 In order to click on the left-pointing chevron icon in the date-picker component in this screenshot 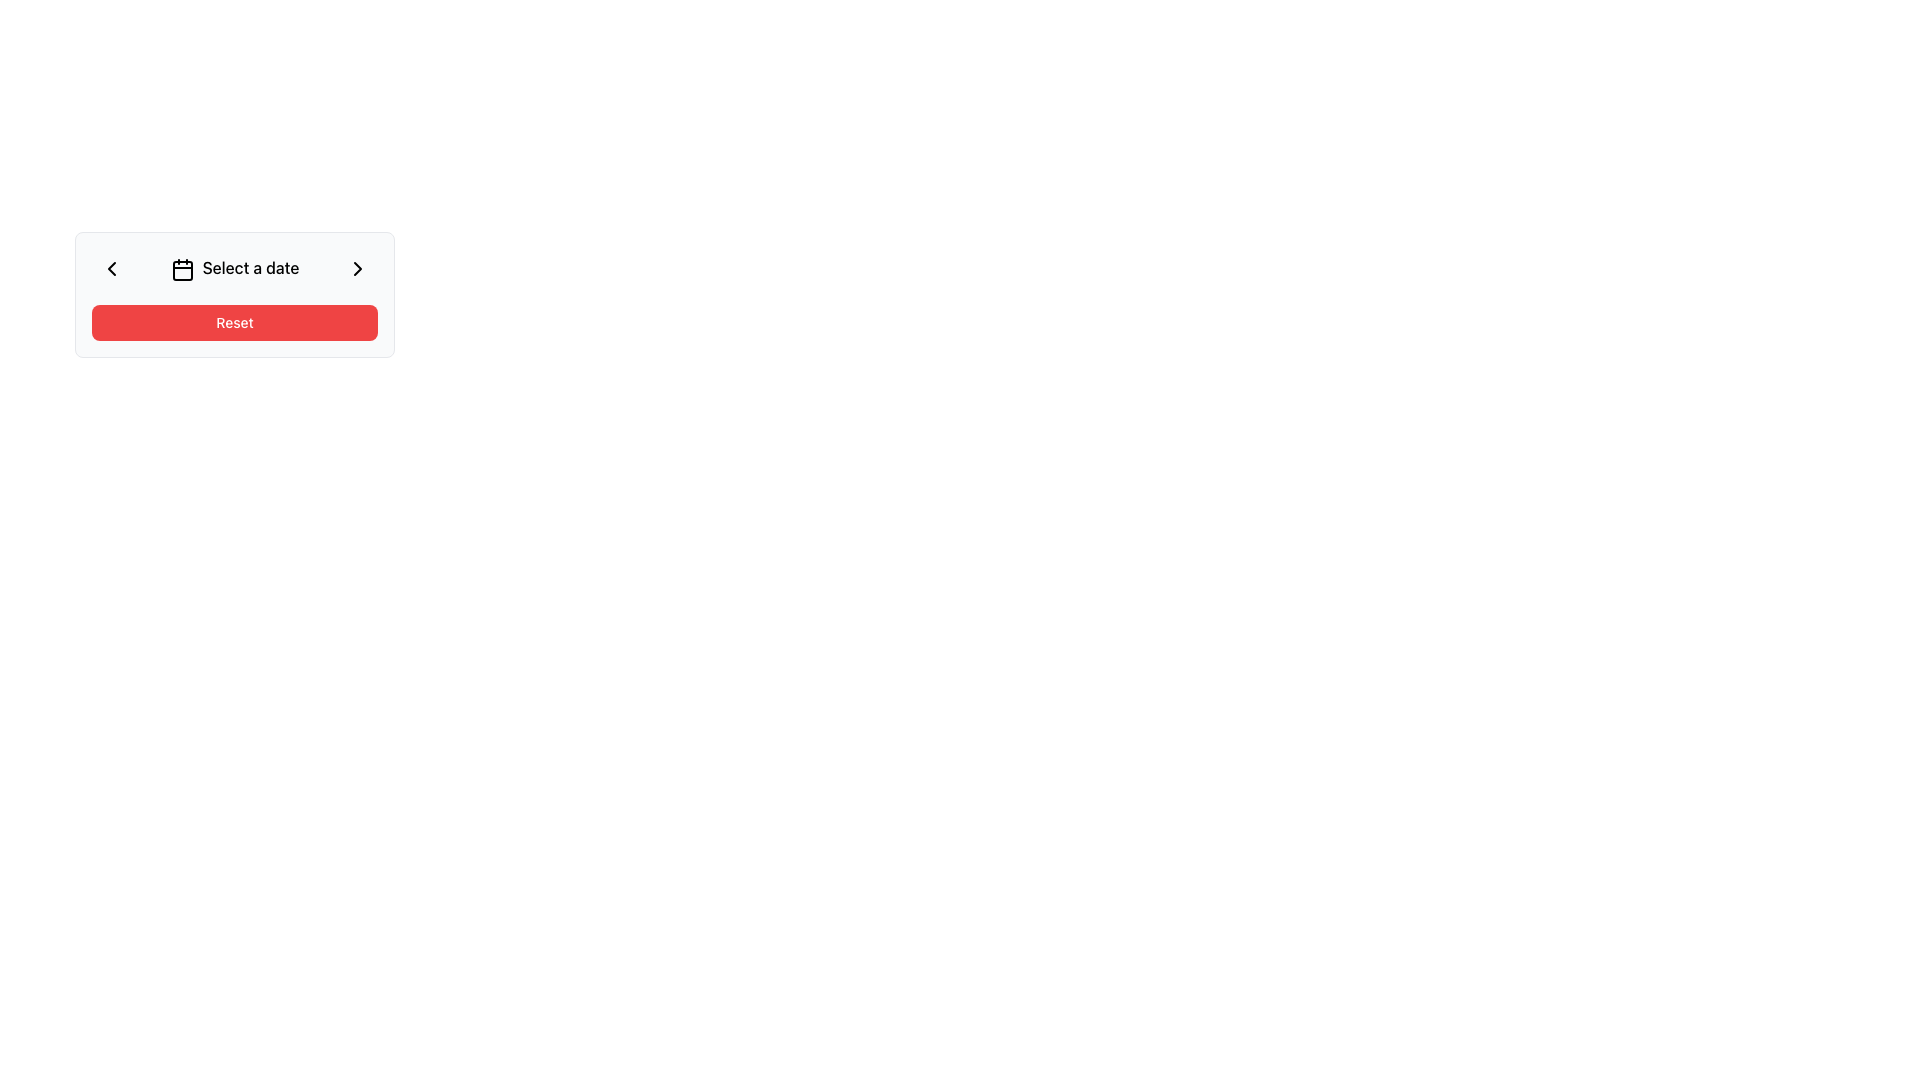, I will do `click(110, 268)`.